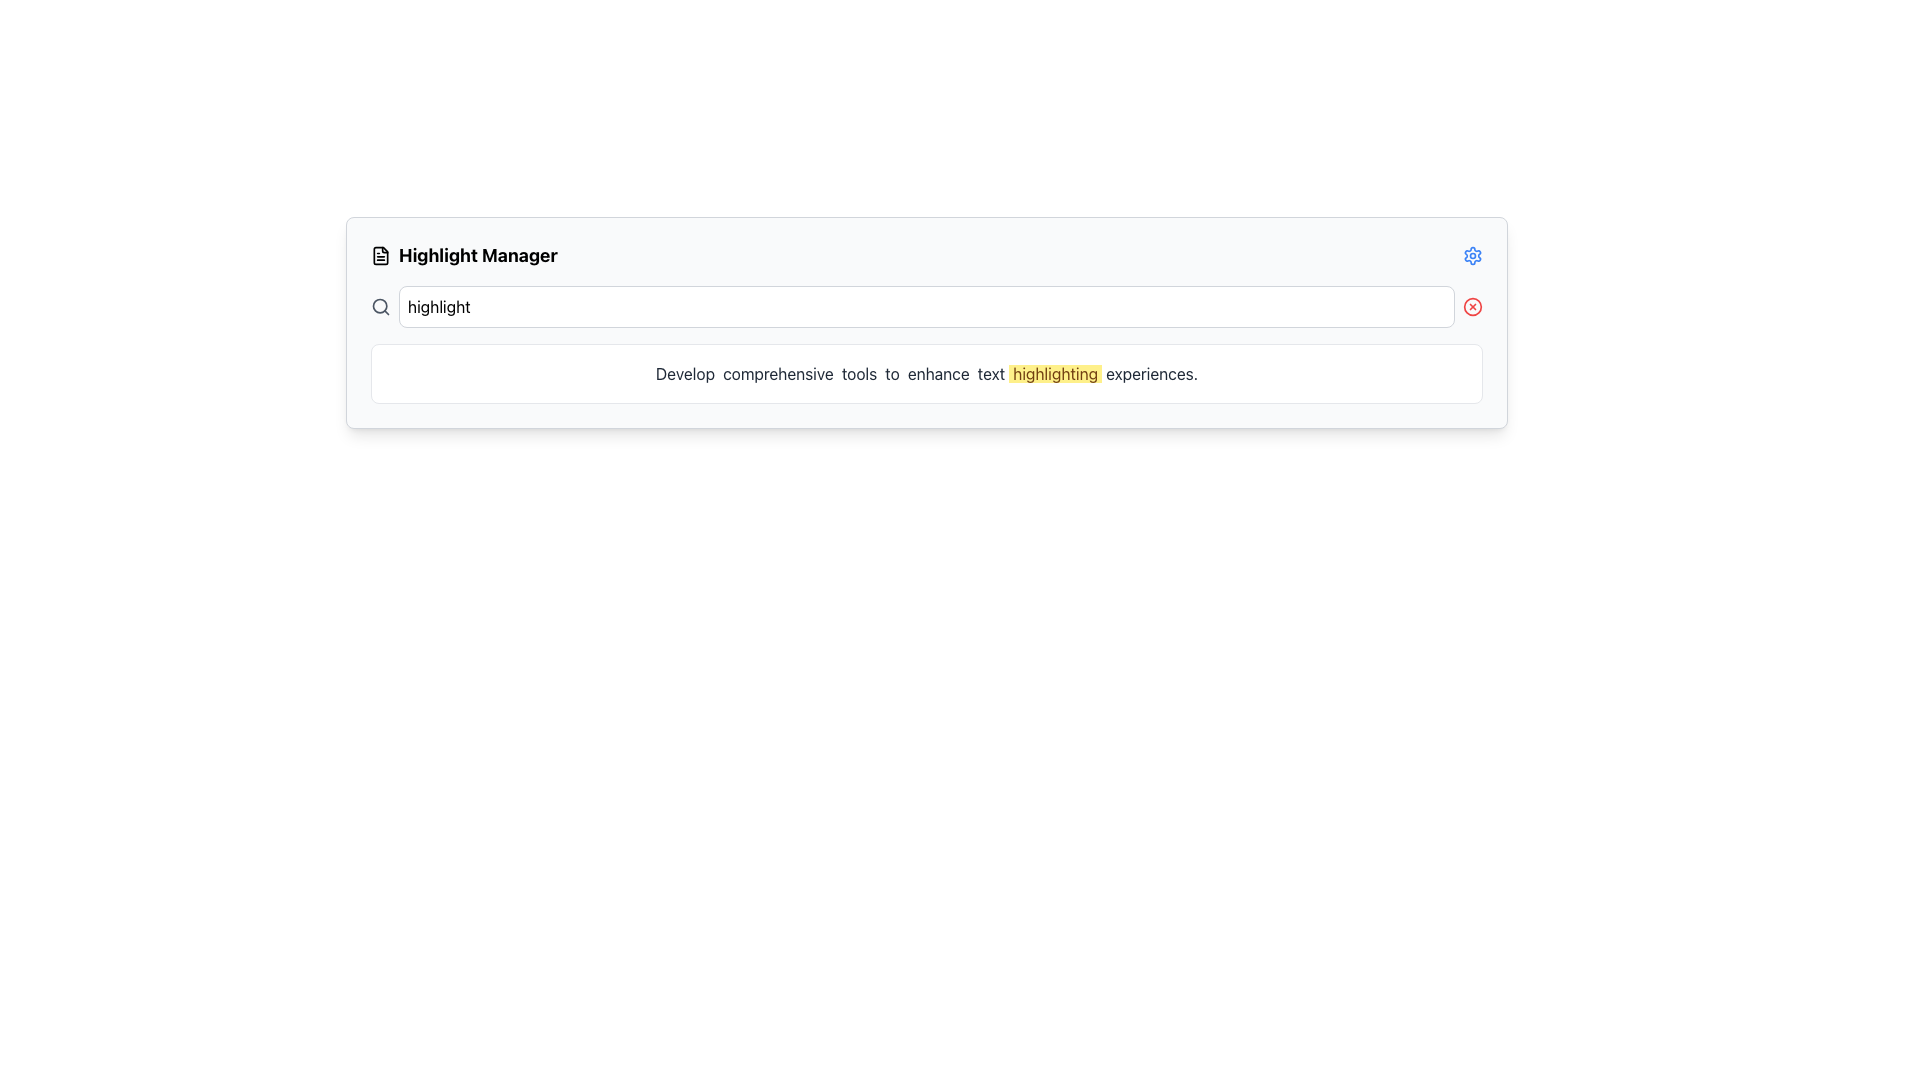  What do you see at coordinates (1473, 254) in the screenshot?
I see `the gear-shaped settings icon located` at bounding box center [1473, 254].